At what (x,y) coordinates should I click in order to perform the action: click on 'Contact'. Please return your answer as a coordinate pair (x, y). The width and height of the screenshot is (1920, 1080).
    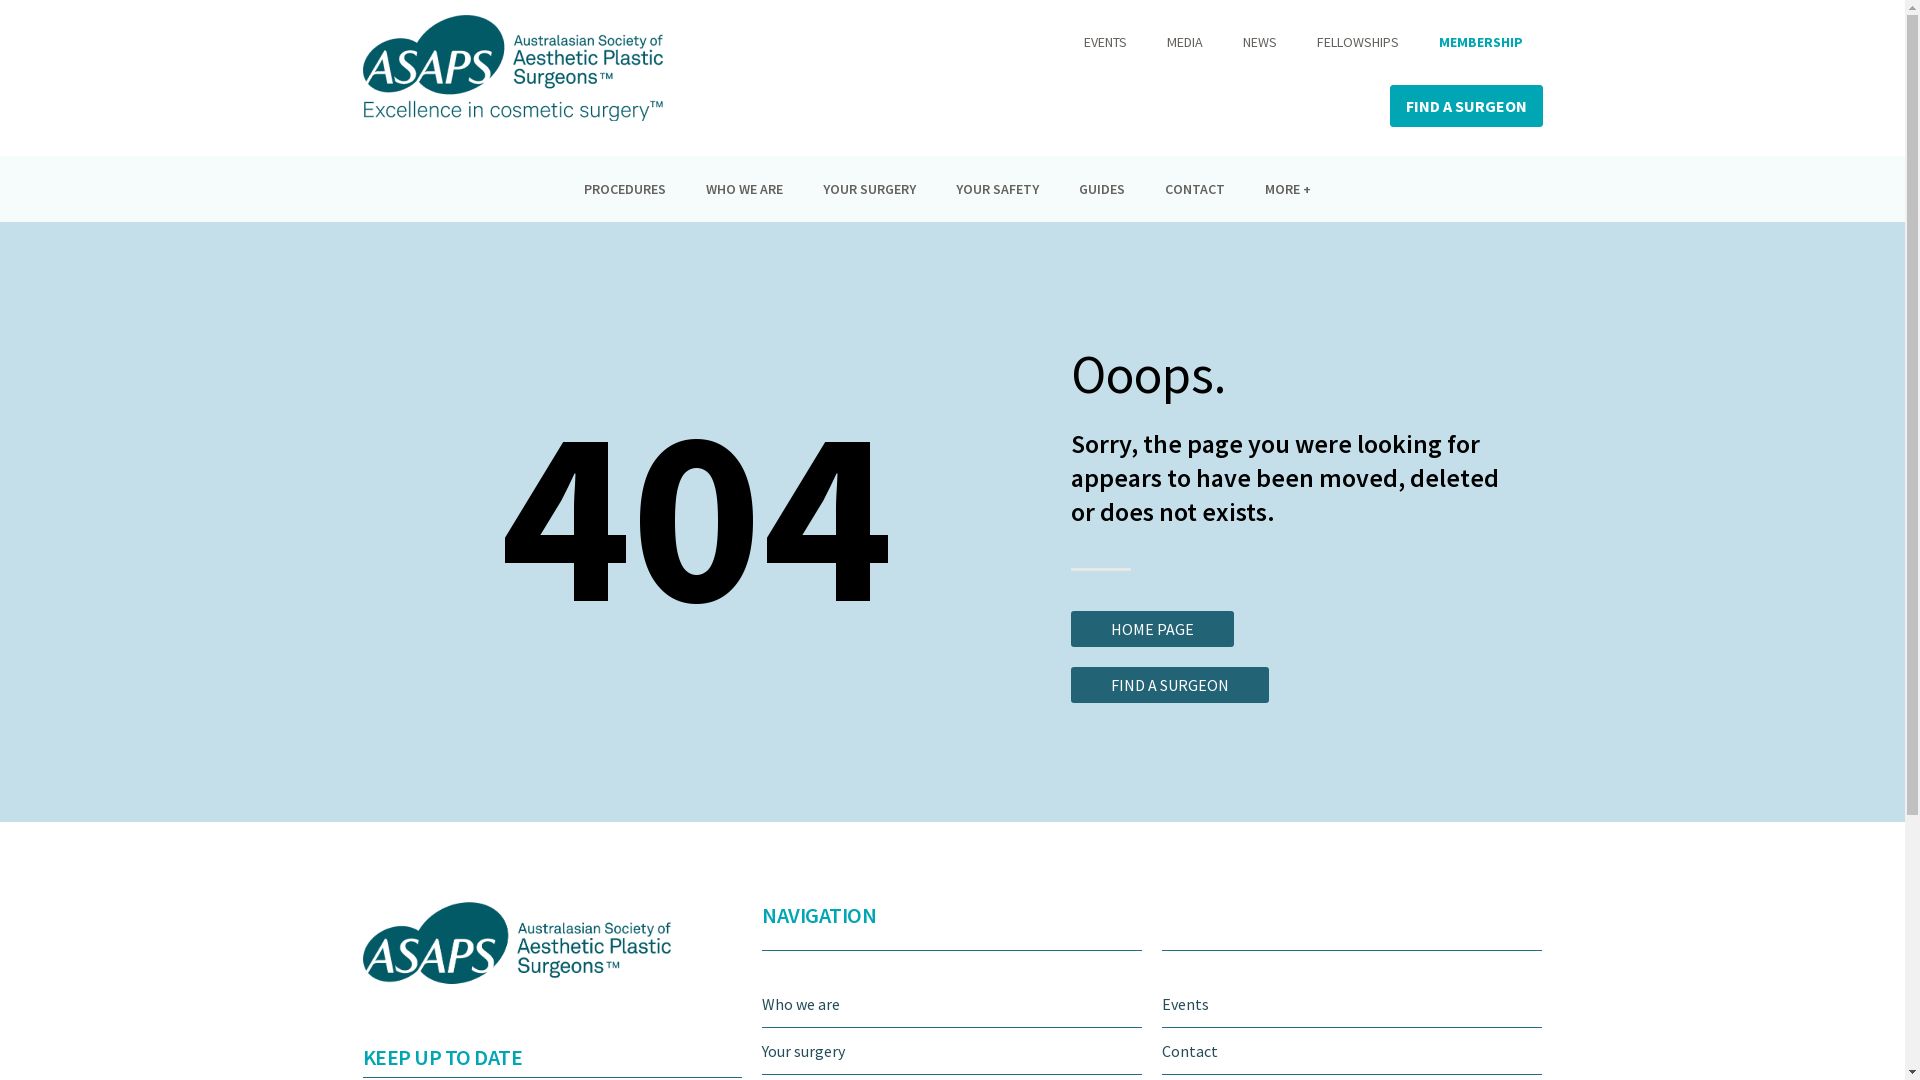
    Looking at the image, I should click on (1352, 1050).